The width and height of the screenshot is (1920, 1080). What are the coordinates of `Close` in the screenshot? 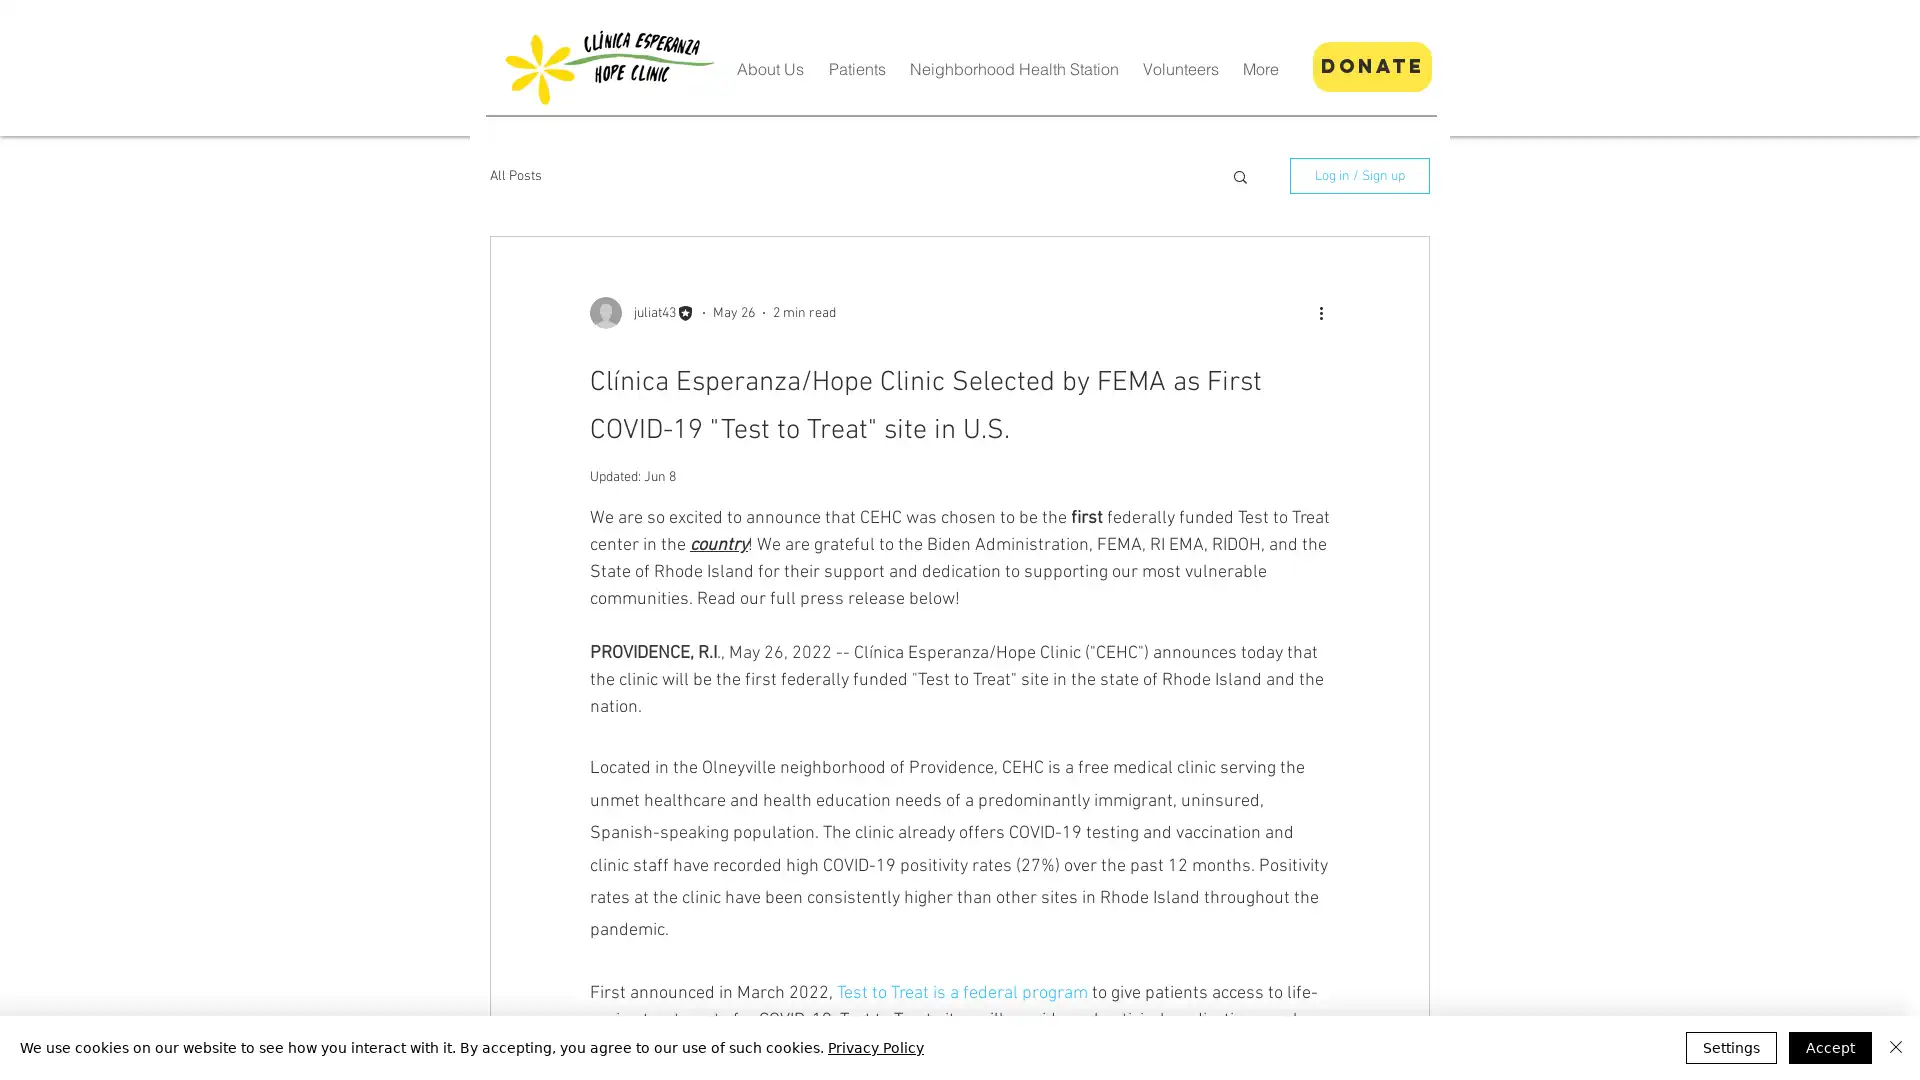 It's located at (1895, 1047).